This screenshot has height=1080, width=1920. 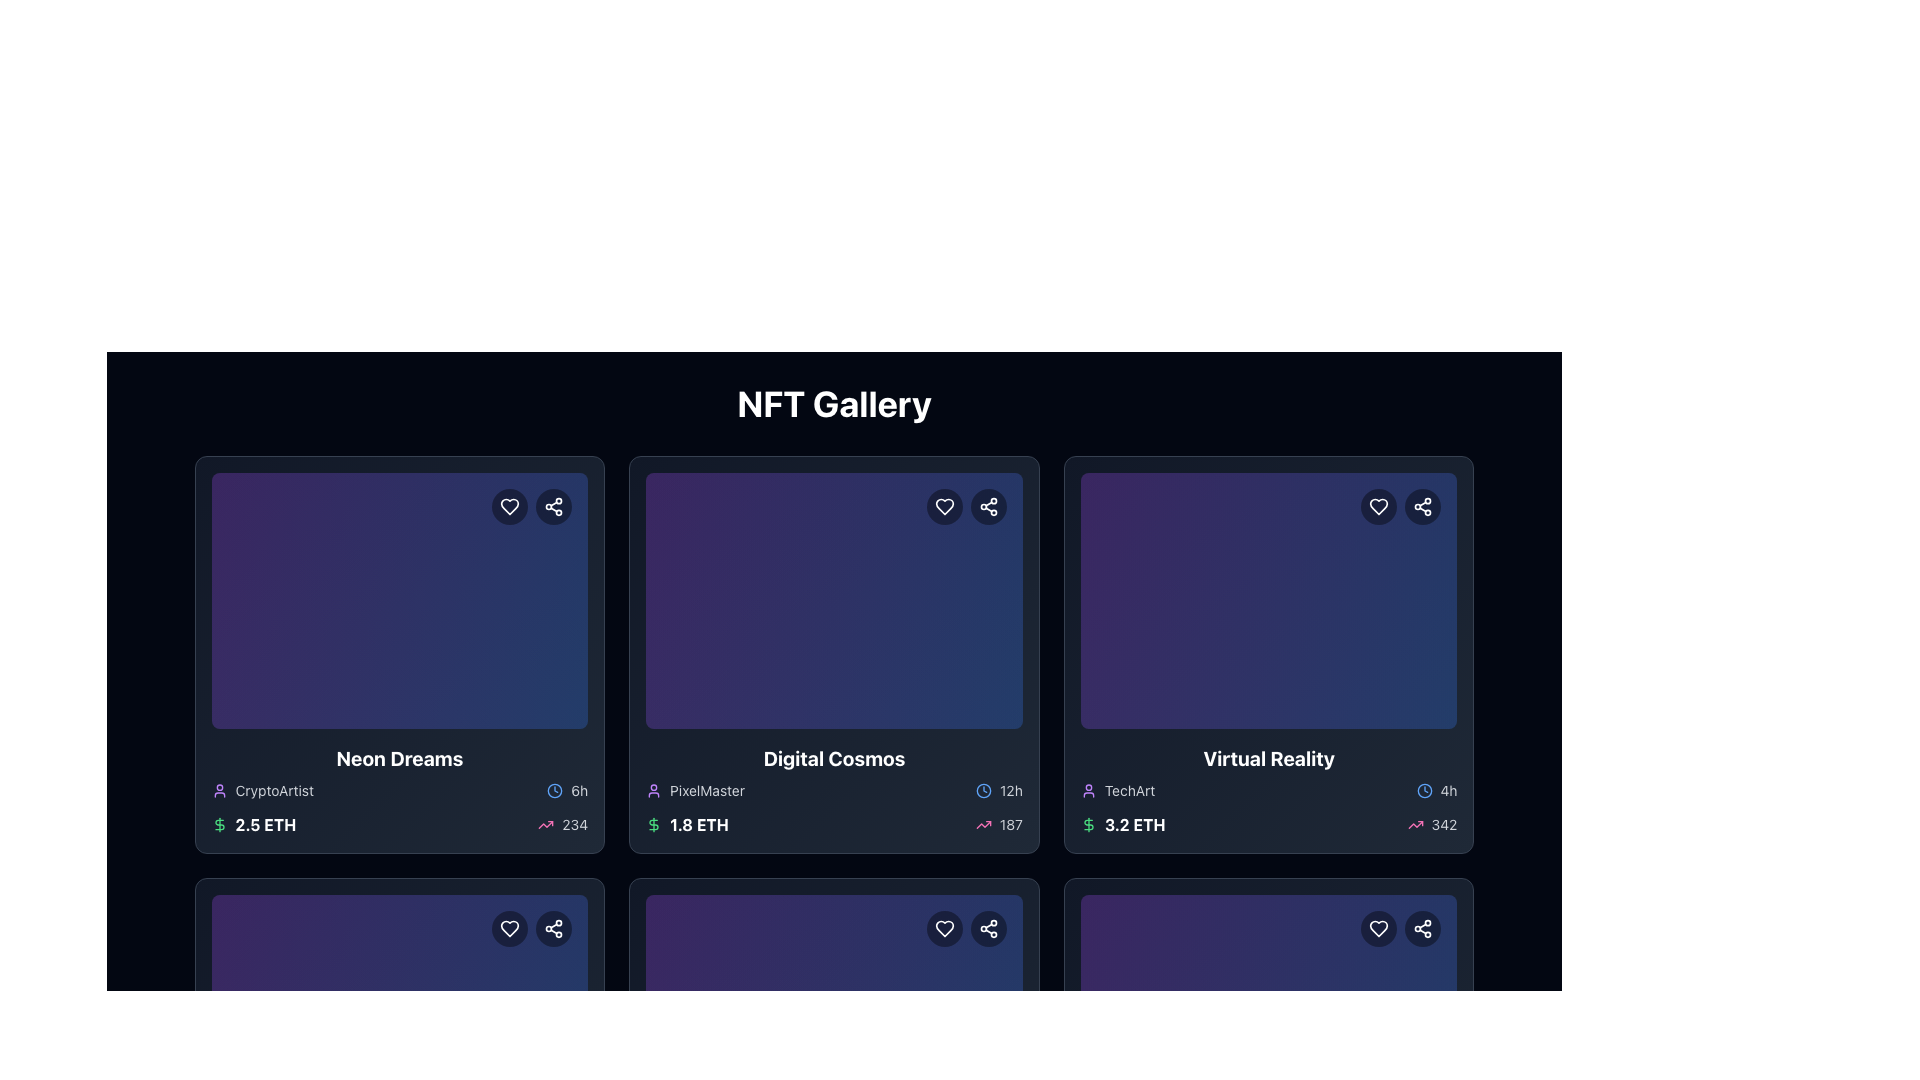 What do you see at coordinates (707, 789) in the screenshot?
I see `the text label displaying 'PixelMaster', which is gray in color and located next to a small purple user icon within the 'Digital Cosmos' card` at bounding box center [707, 789].